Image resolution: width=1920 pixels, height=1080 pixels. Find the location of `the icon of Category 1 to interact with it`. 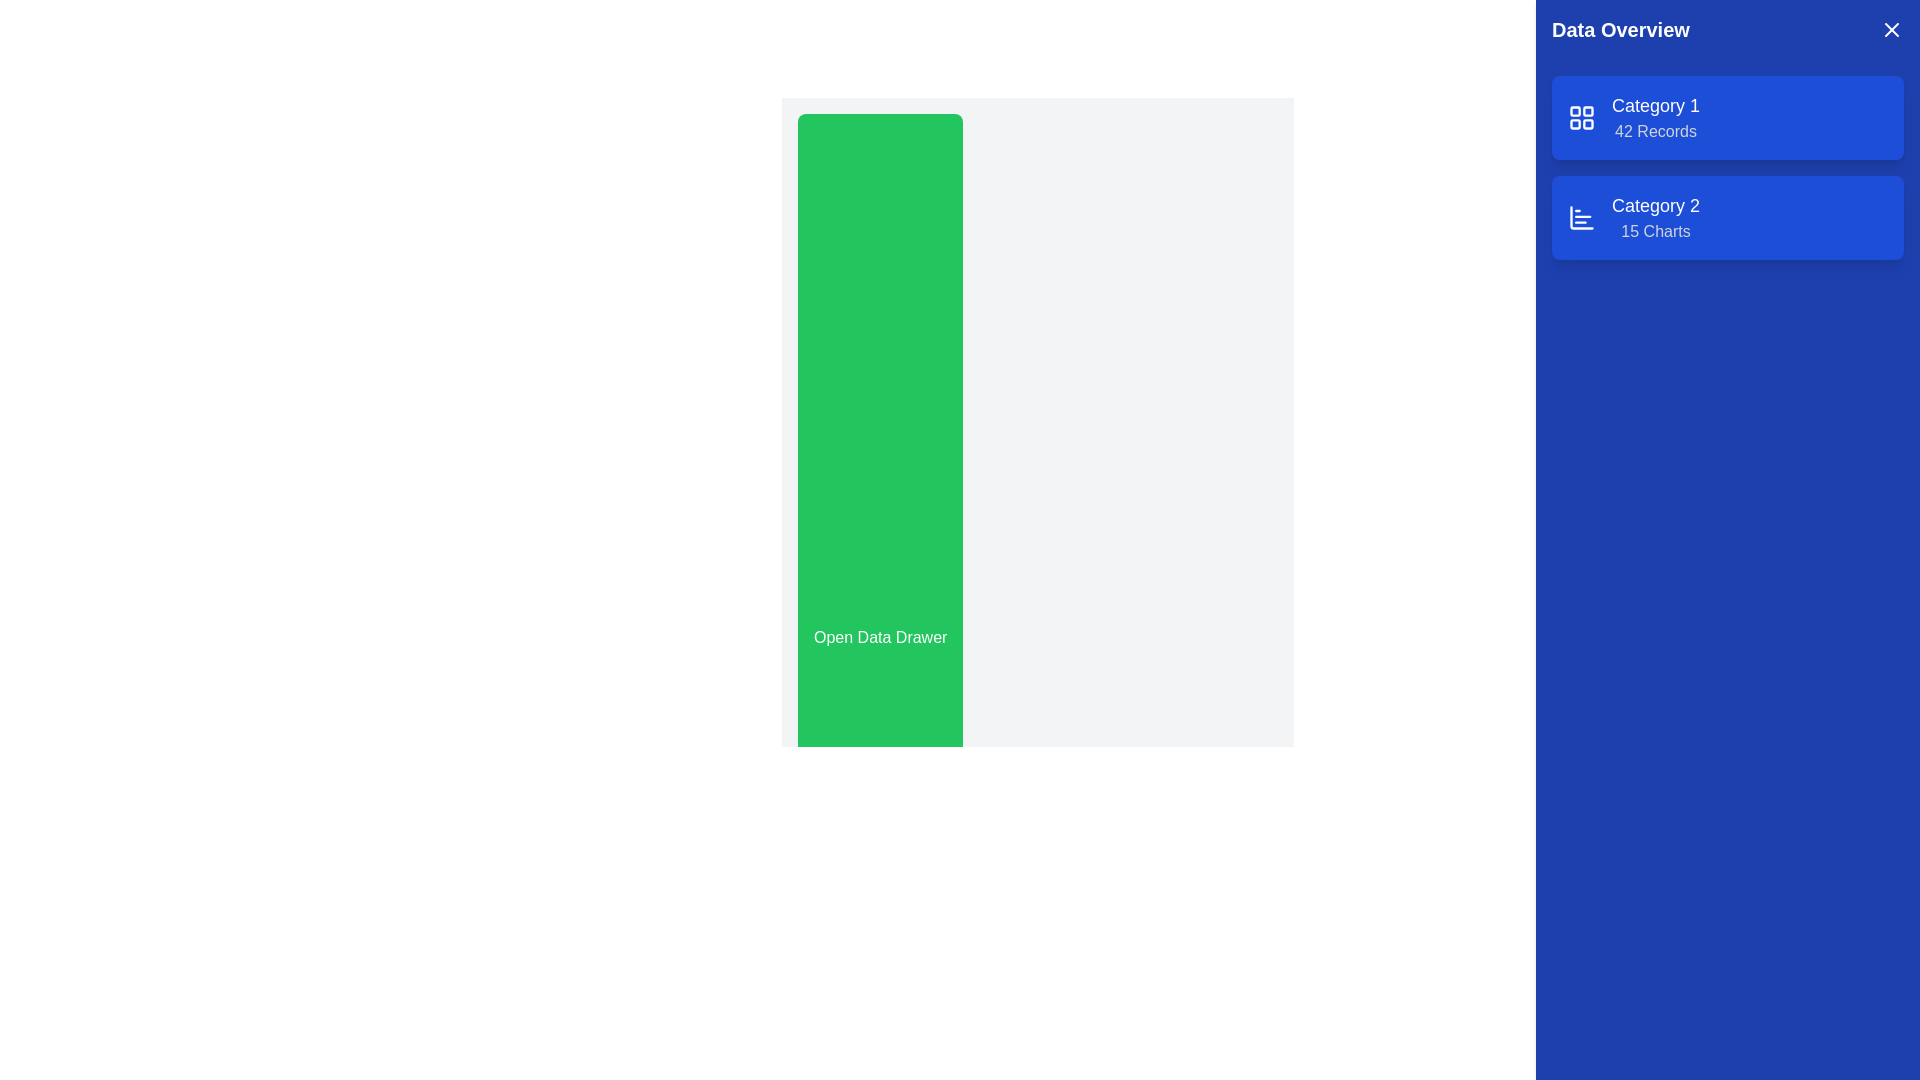

the icon of Category 1 to interact with it is located at coordinates (1581, 118).